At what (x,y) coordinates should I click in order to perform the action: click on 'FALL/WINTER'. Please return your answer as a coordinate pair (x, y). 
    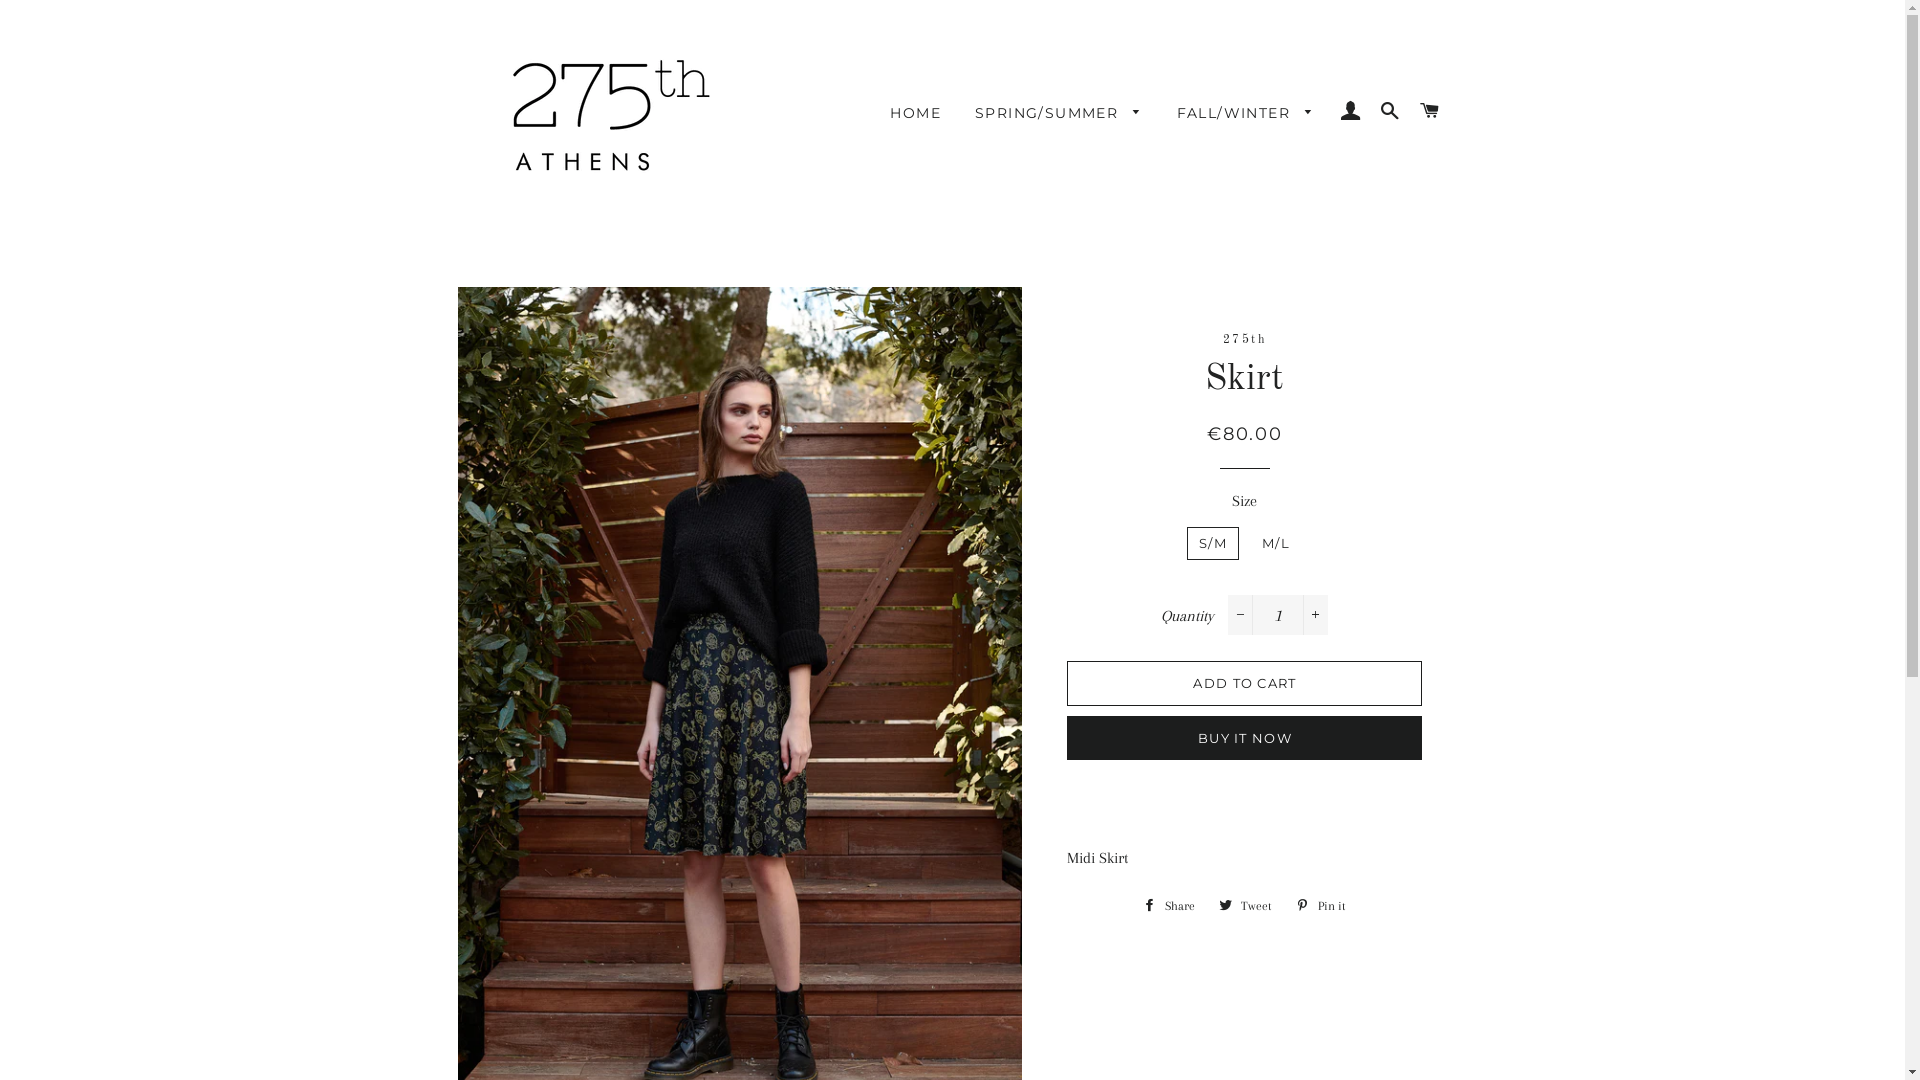
    Looking at the image, I should click on (1245, 114).